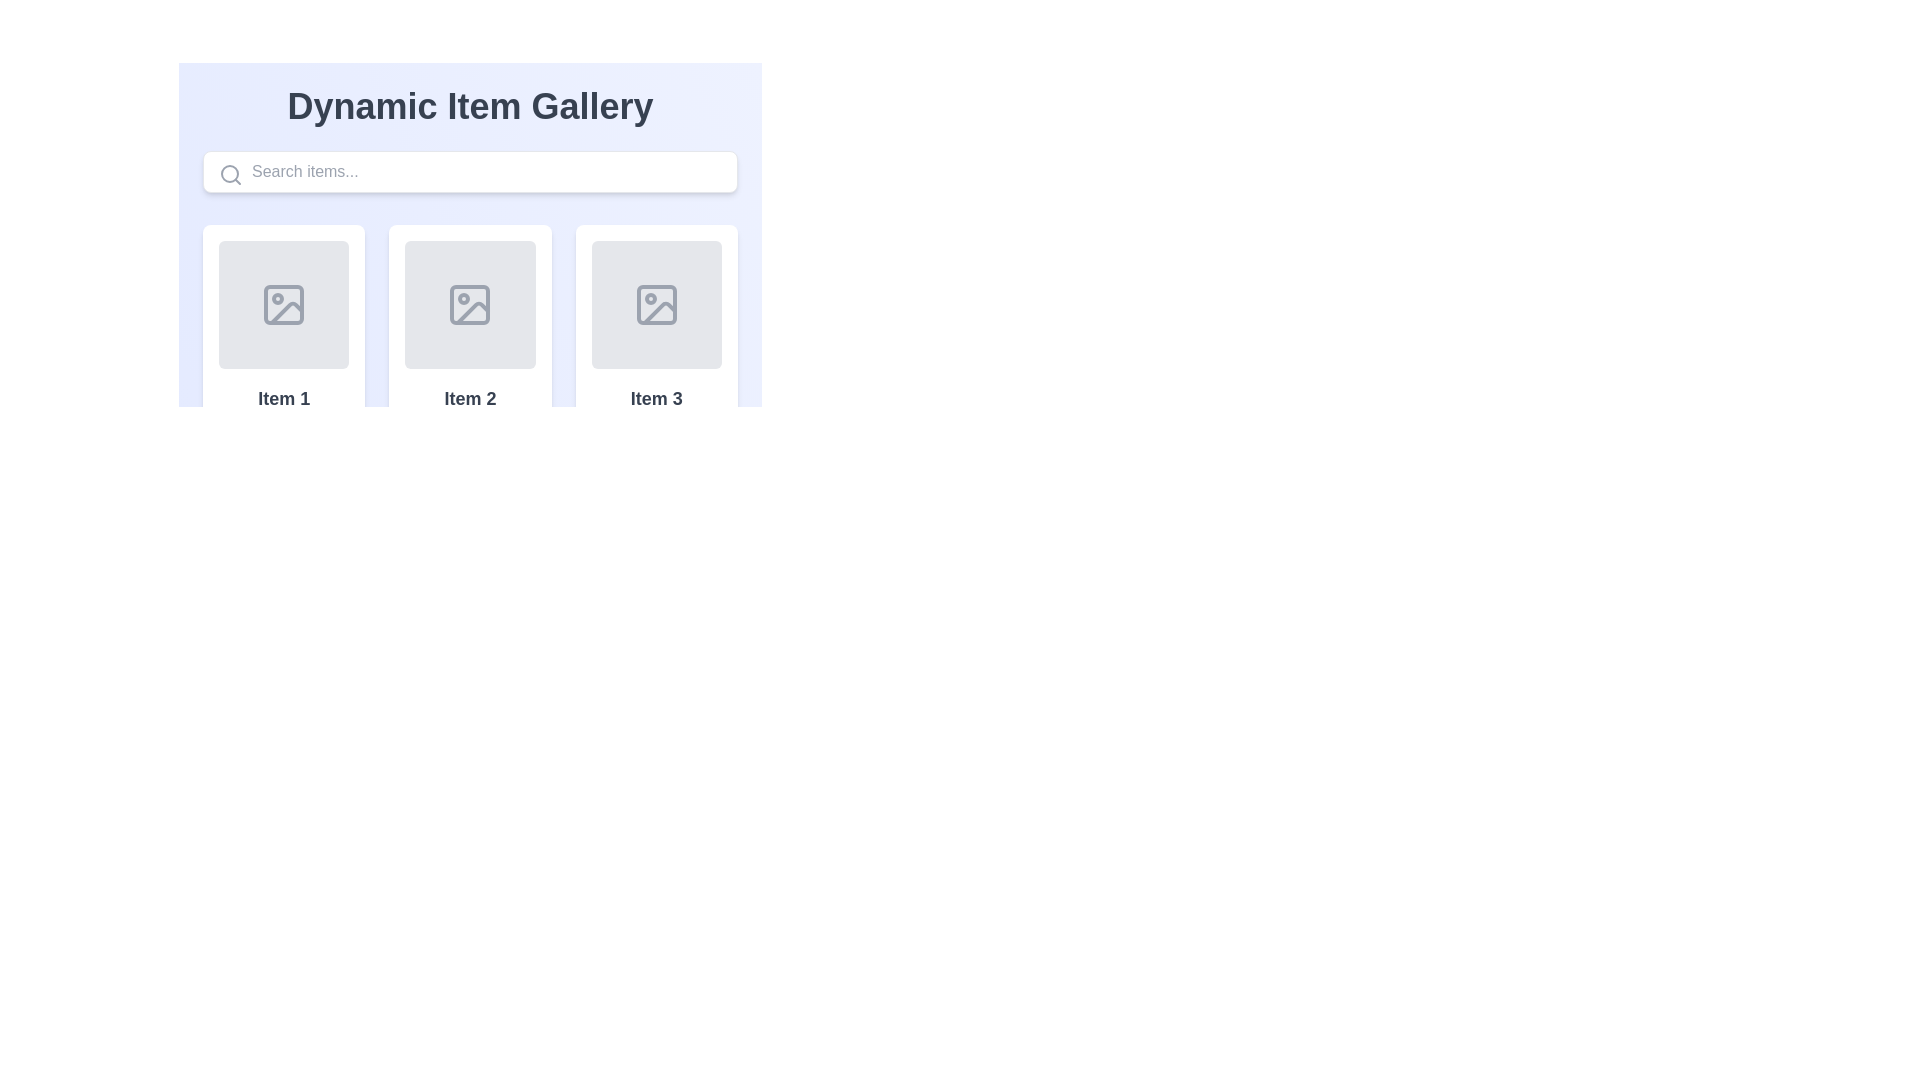  Describe the element at coordinates (656, 304) in the screenshot. I see `the image placeholder icon located in the third item block labeled 'Item 3' within the 'Dynamic Item Gallery'` at that location.